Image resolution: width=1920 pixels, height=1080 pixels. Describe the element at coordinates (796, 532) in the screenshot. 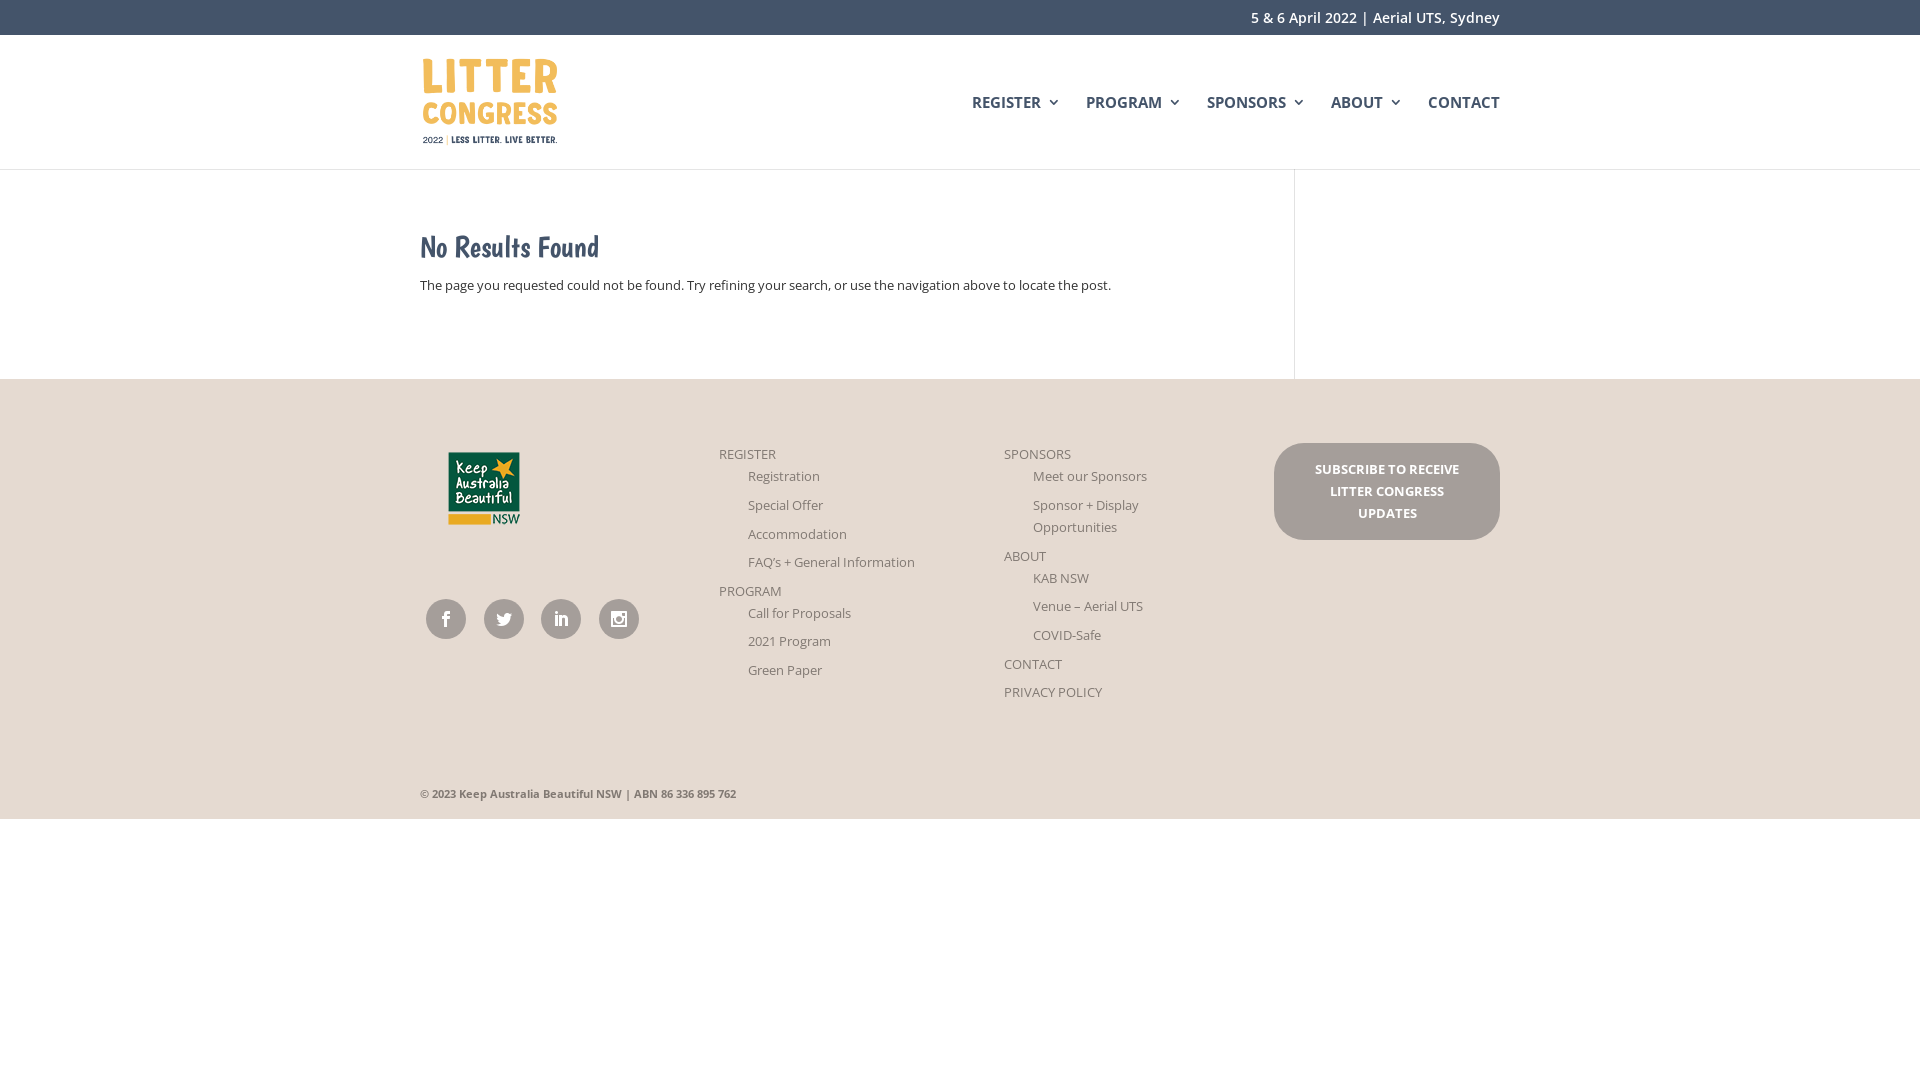

I see `'Accommodation'` at that location.